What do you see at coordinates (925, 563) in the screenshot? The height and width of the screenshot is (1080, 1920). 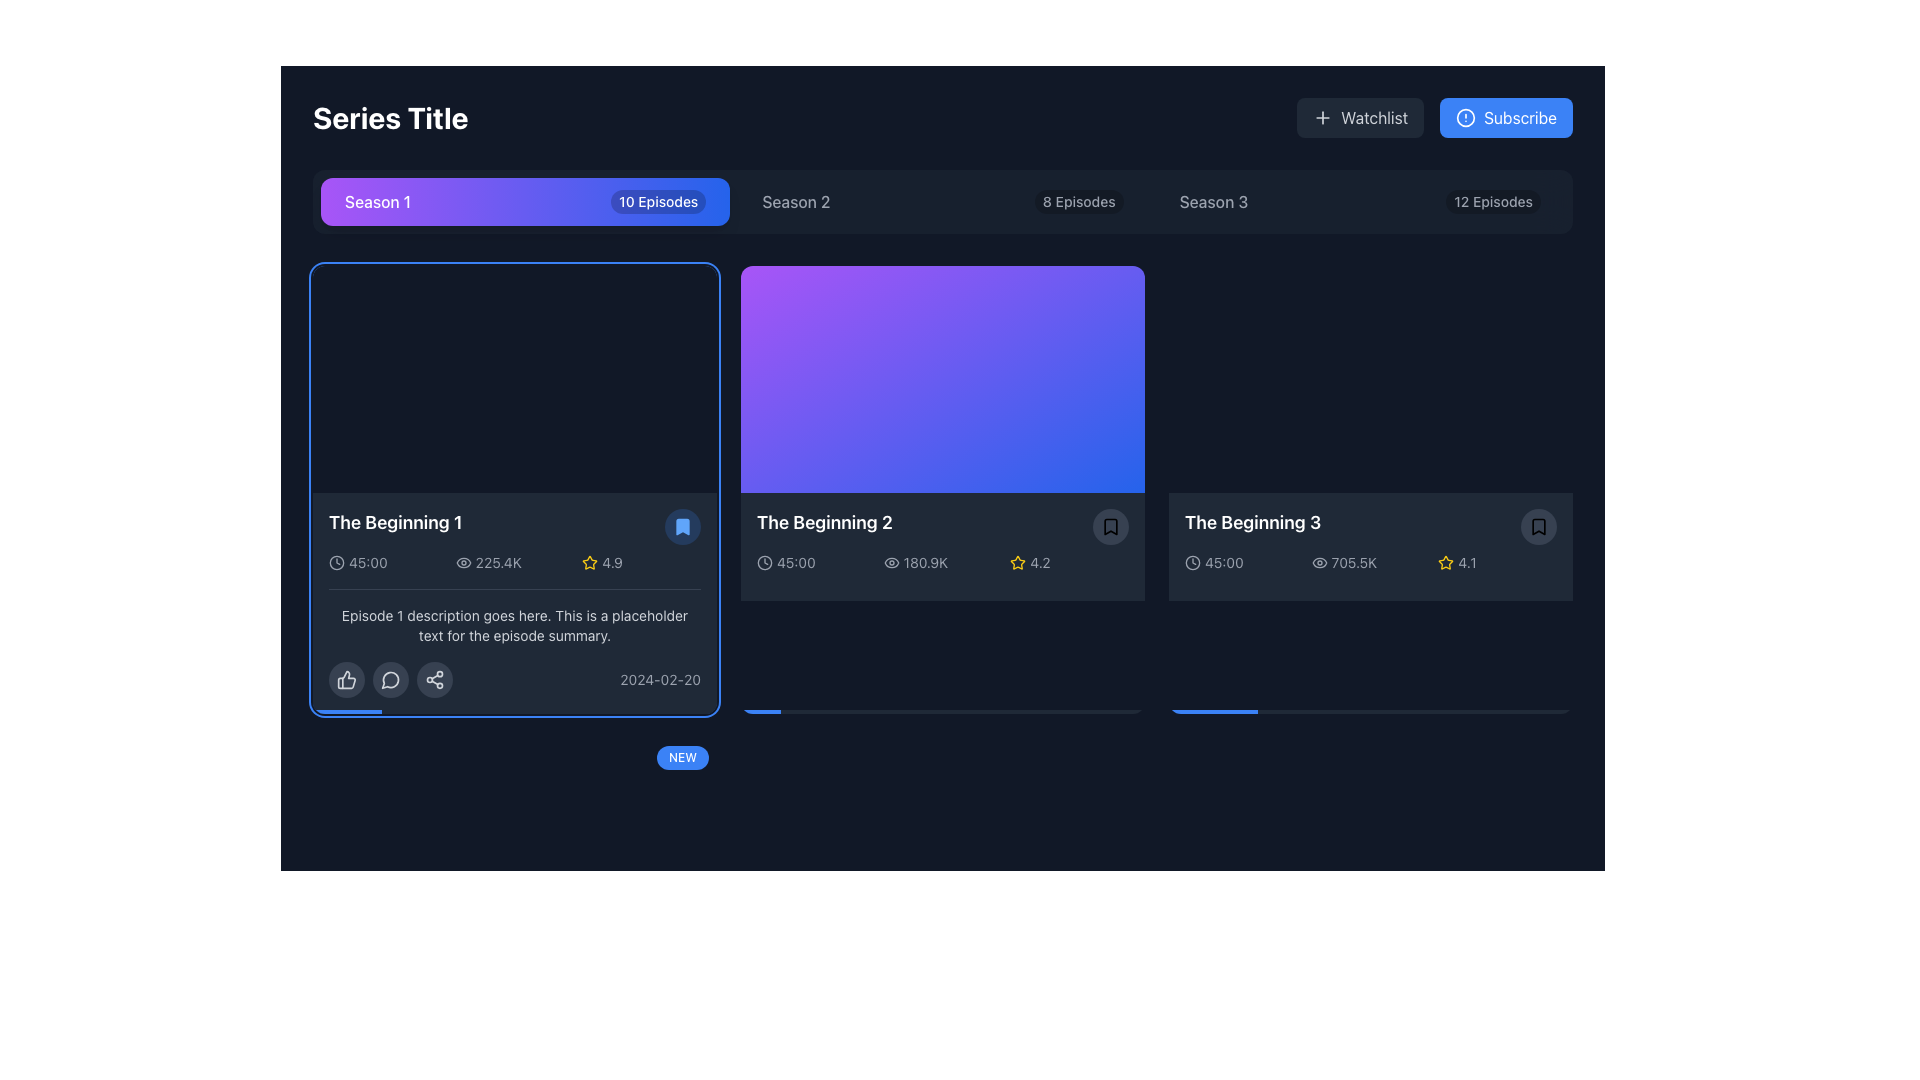 I see `view count displayed by the text label located in the second card (The Beginning 2), positioned to the right of the eye icon and below the card title and image` at bounding box center [925, 563].